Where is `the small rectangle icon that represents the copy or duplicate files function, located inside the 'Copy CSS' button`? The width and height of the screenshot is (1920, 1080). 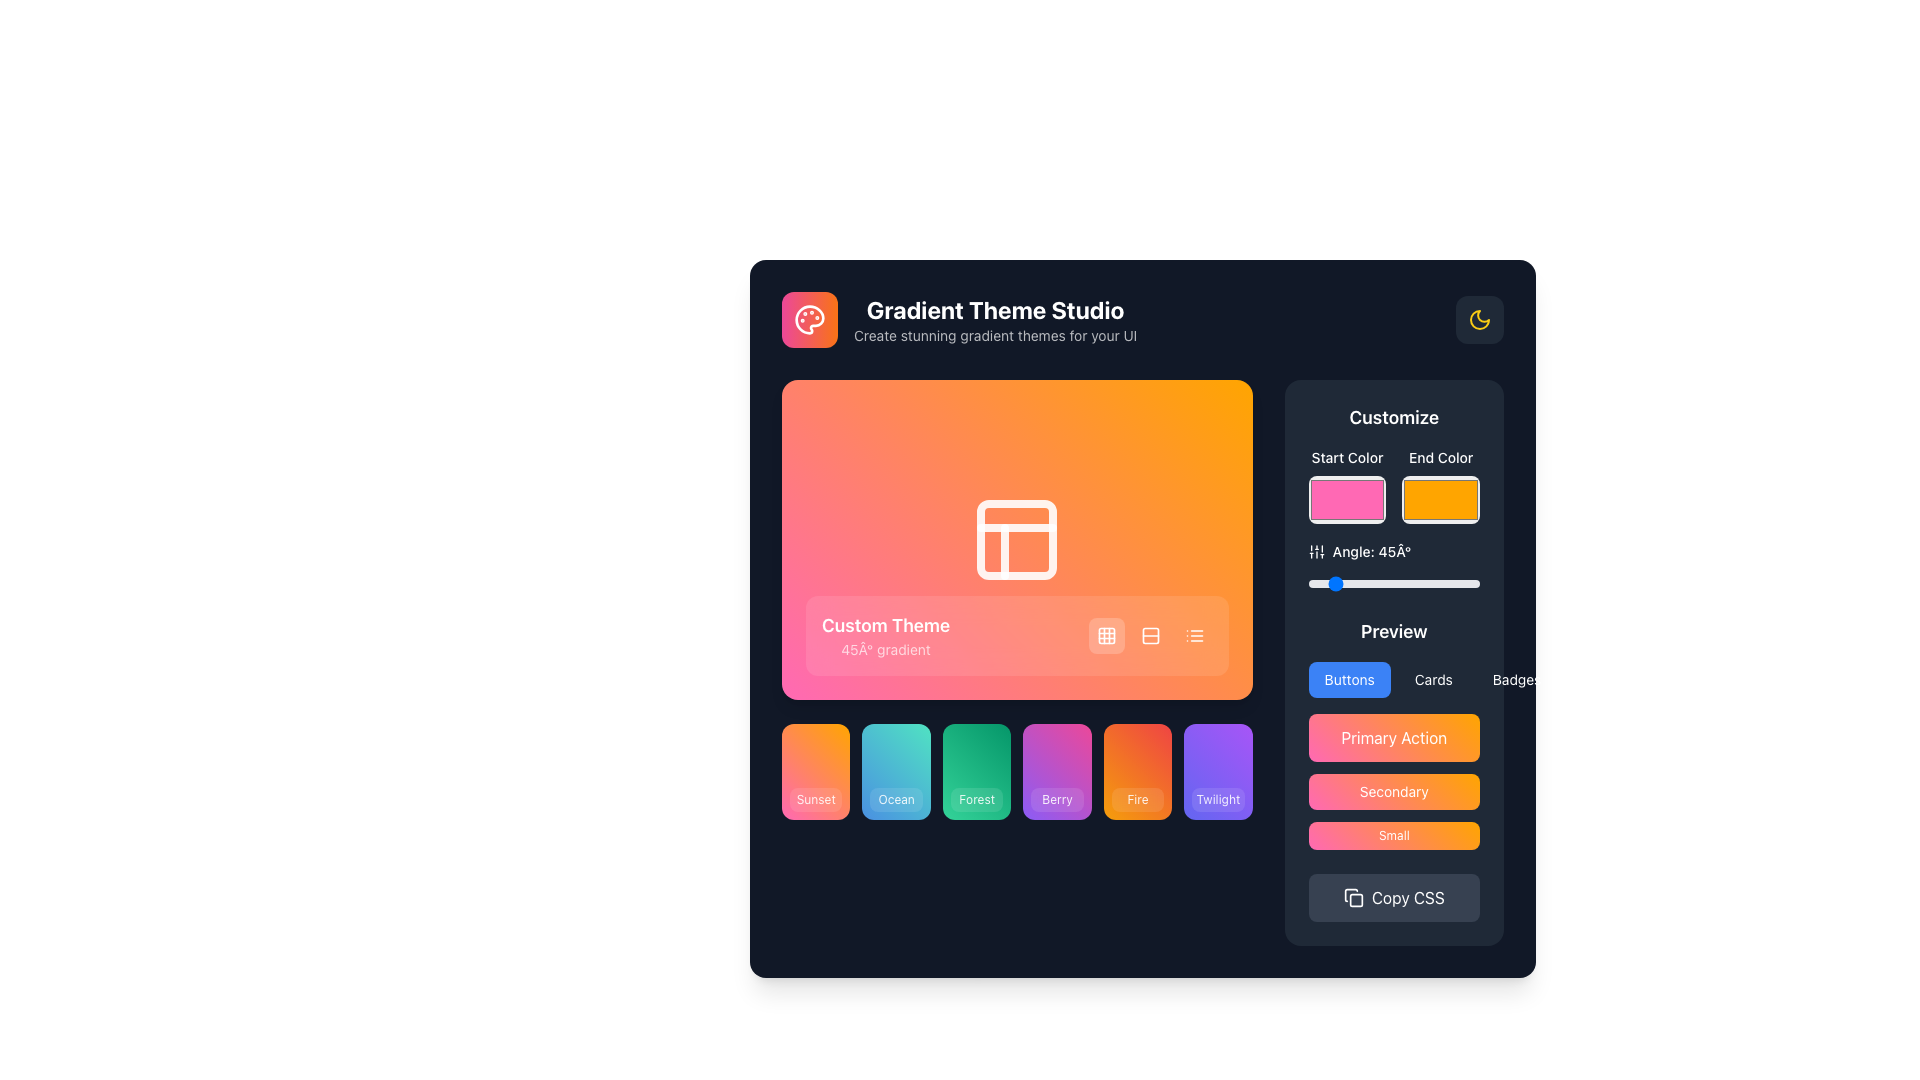 the small rectangle icon that represents the copy or duplicate files function, located inside the 'Copy CSS' button is located at coordinates (1356, 900).